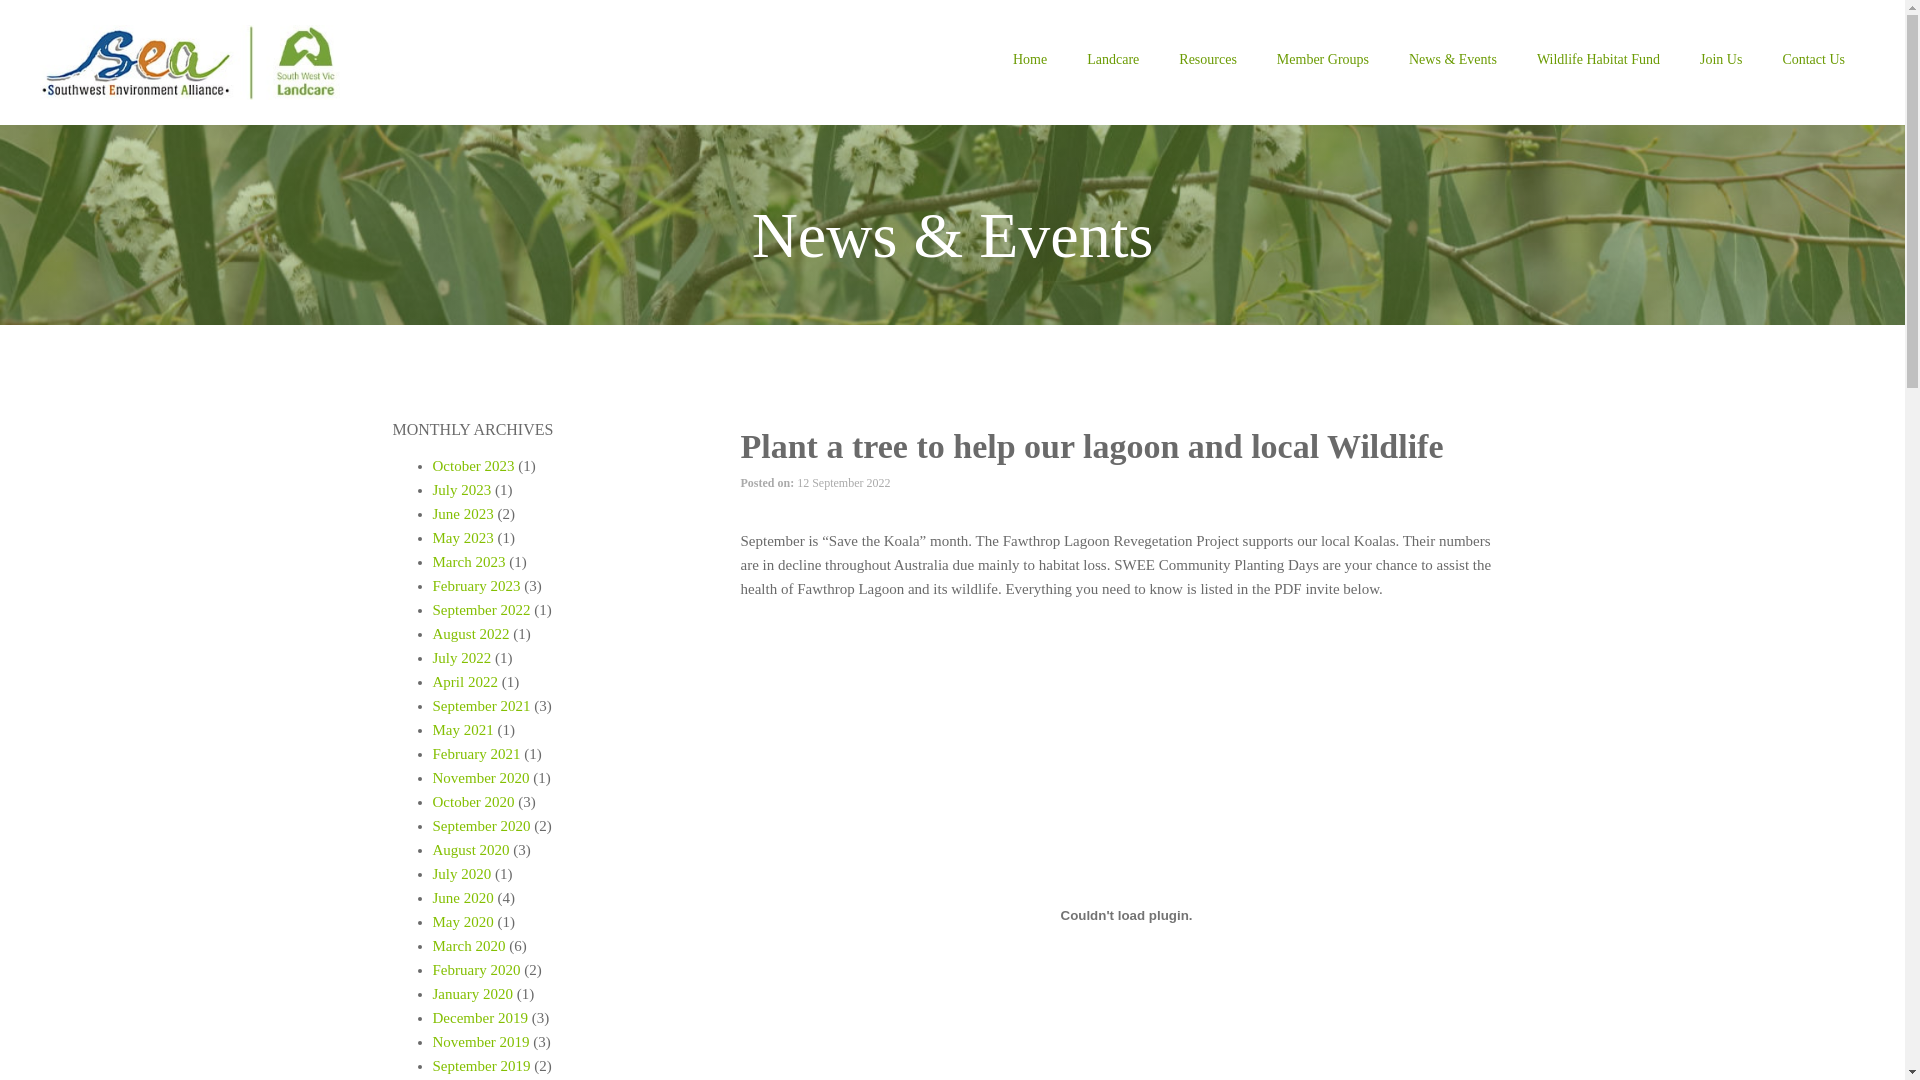 The width and height of the screenshot is (1920, 1080). What do you see at coordinates (461, 536) in the screenshot?
I see `'May 2023'` at bounding box center [461, 536].